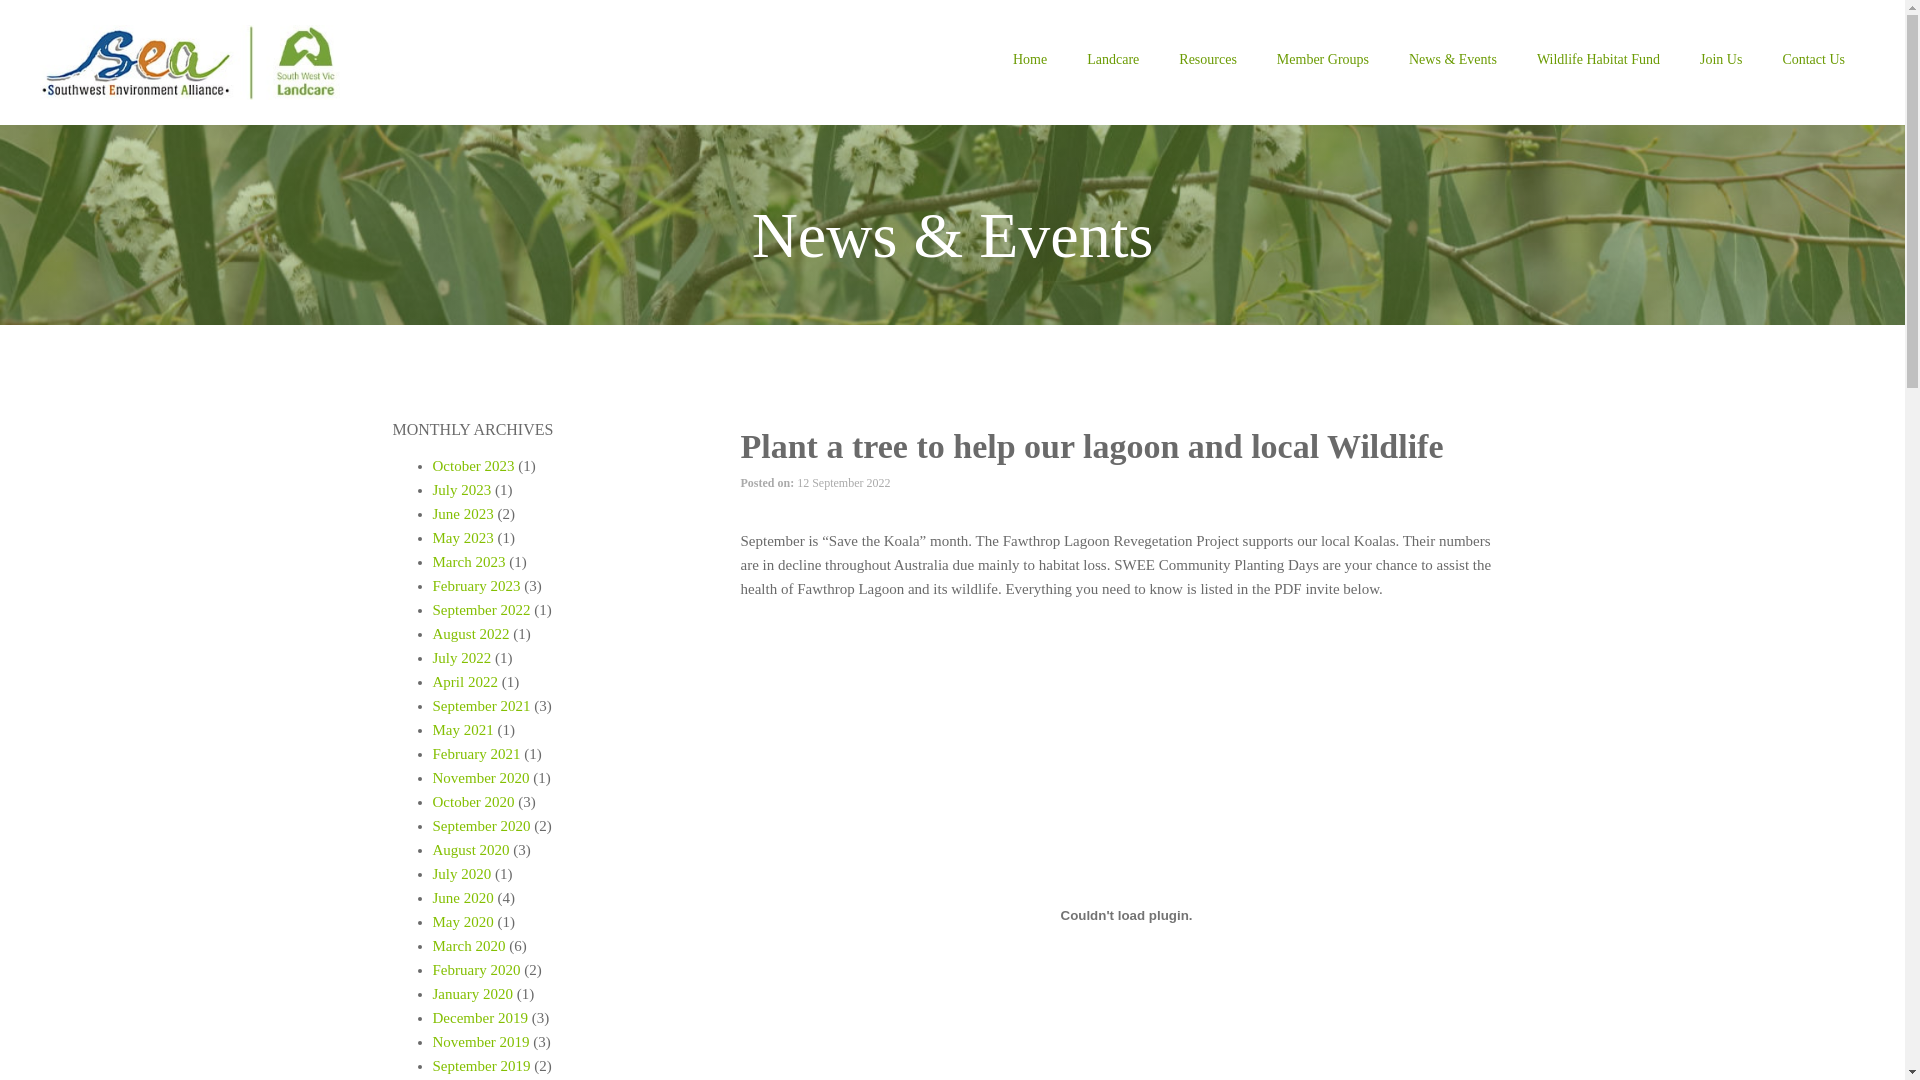 The width and height of the screenshot is (1920, 1080). What do you see at coordinates (461, 536) in the screenshot?
I see `'May 2023'` at bounding box center [461, 536].